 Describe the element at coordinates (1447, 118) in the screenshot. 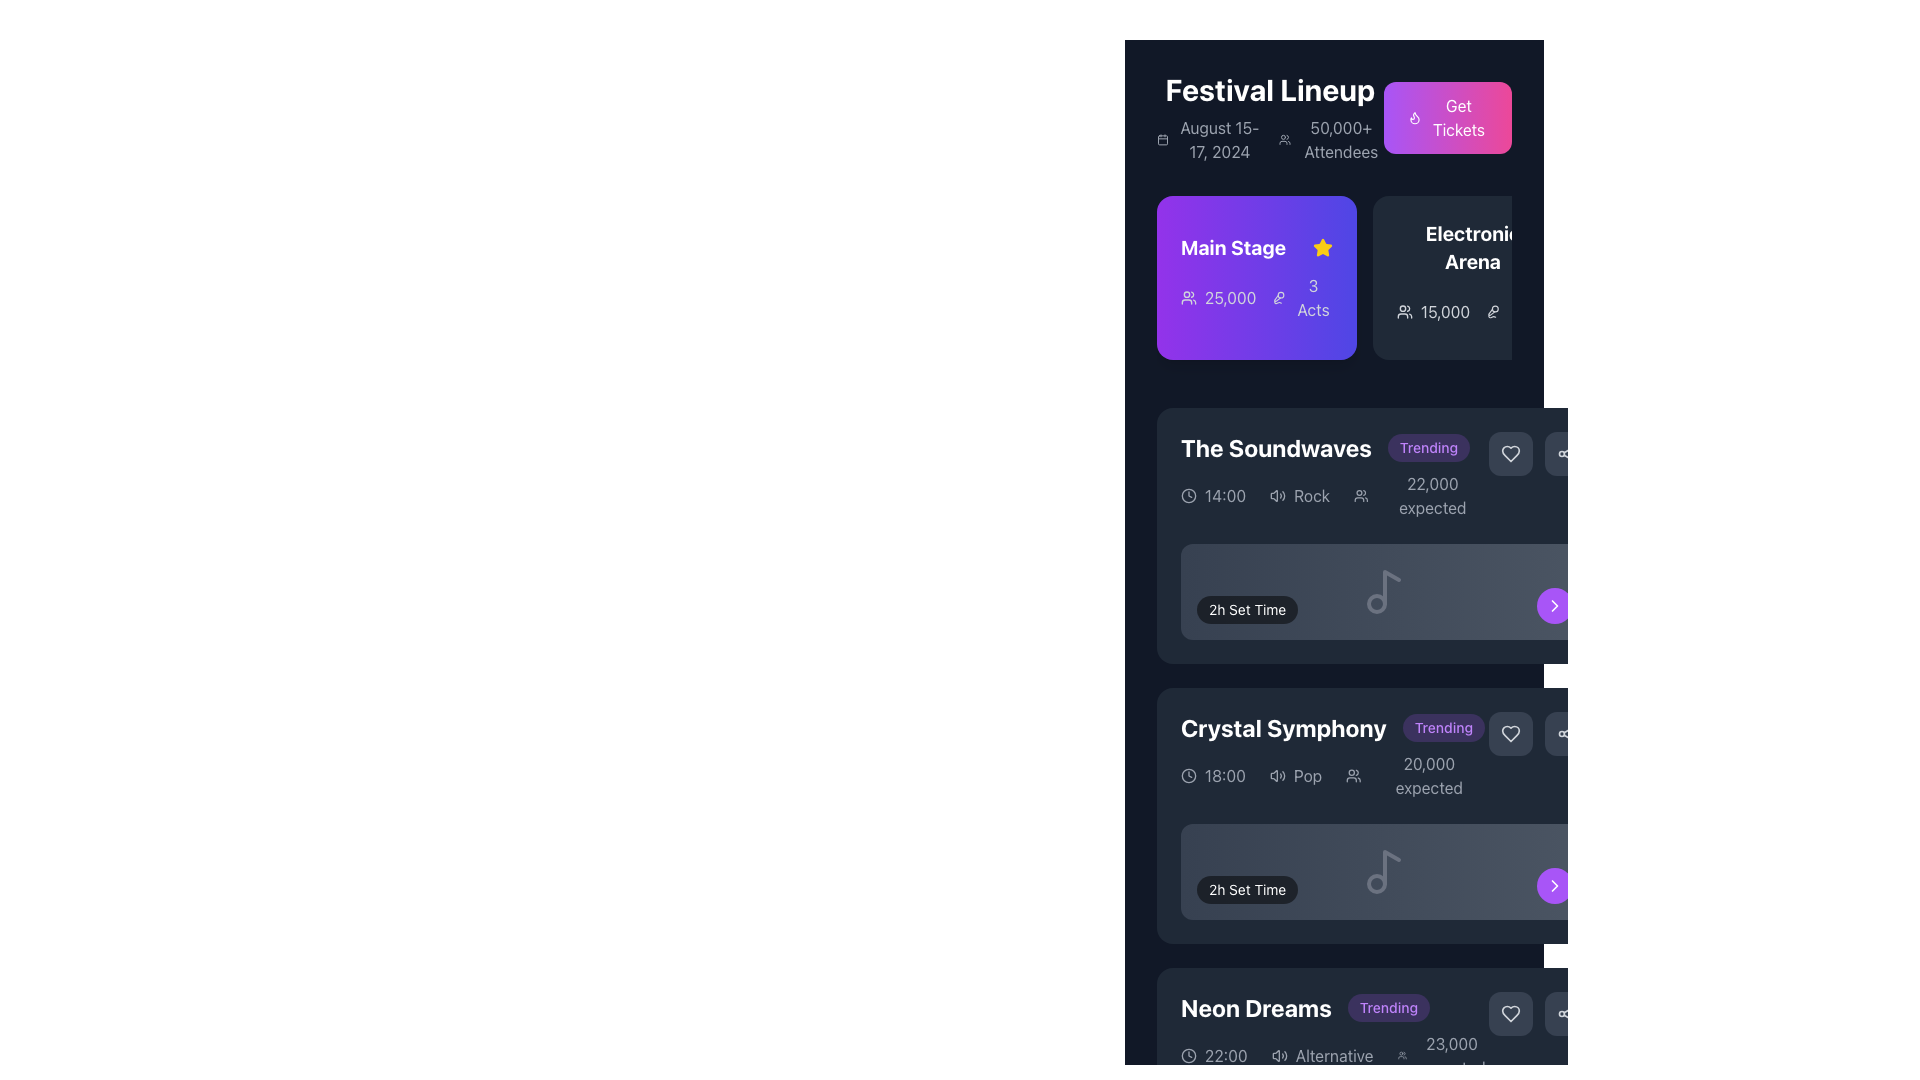

I see `the 'Get Tickets' button with a gradient background transitioning from purple to pink, which contains a flame icon` at that location.